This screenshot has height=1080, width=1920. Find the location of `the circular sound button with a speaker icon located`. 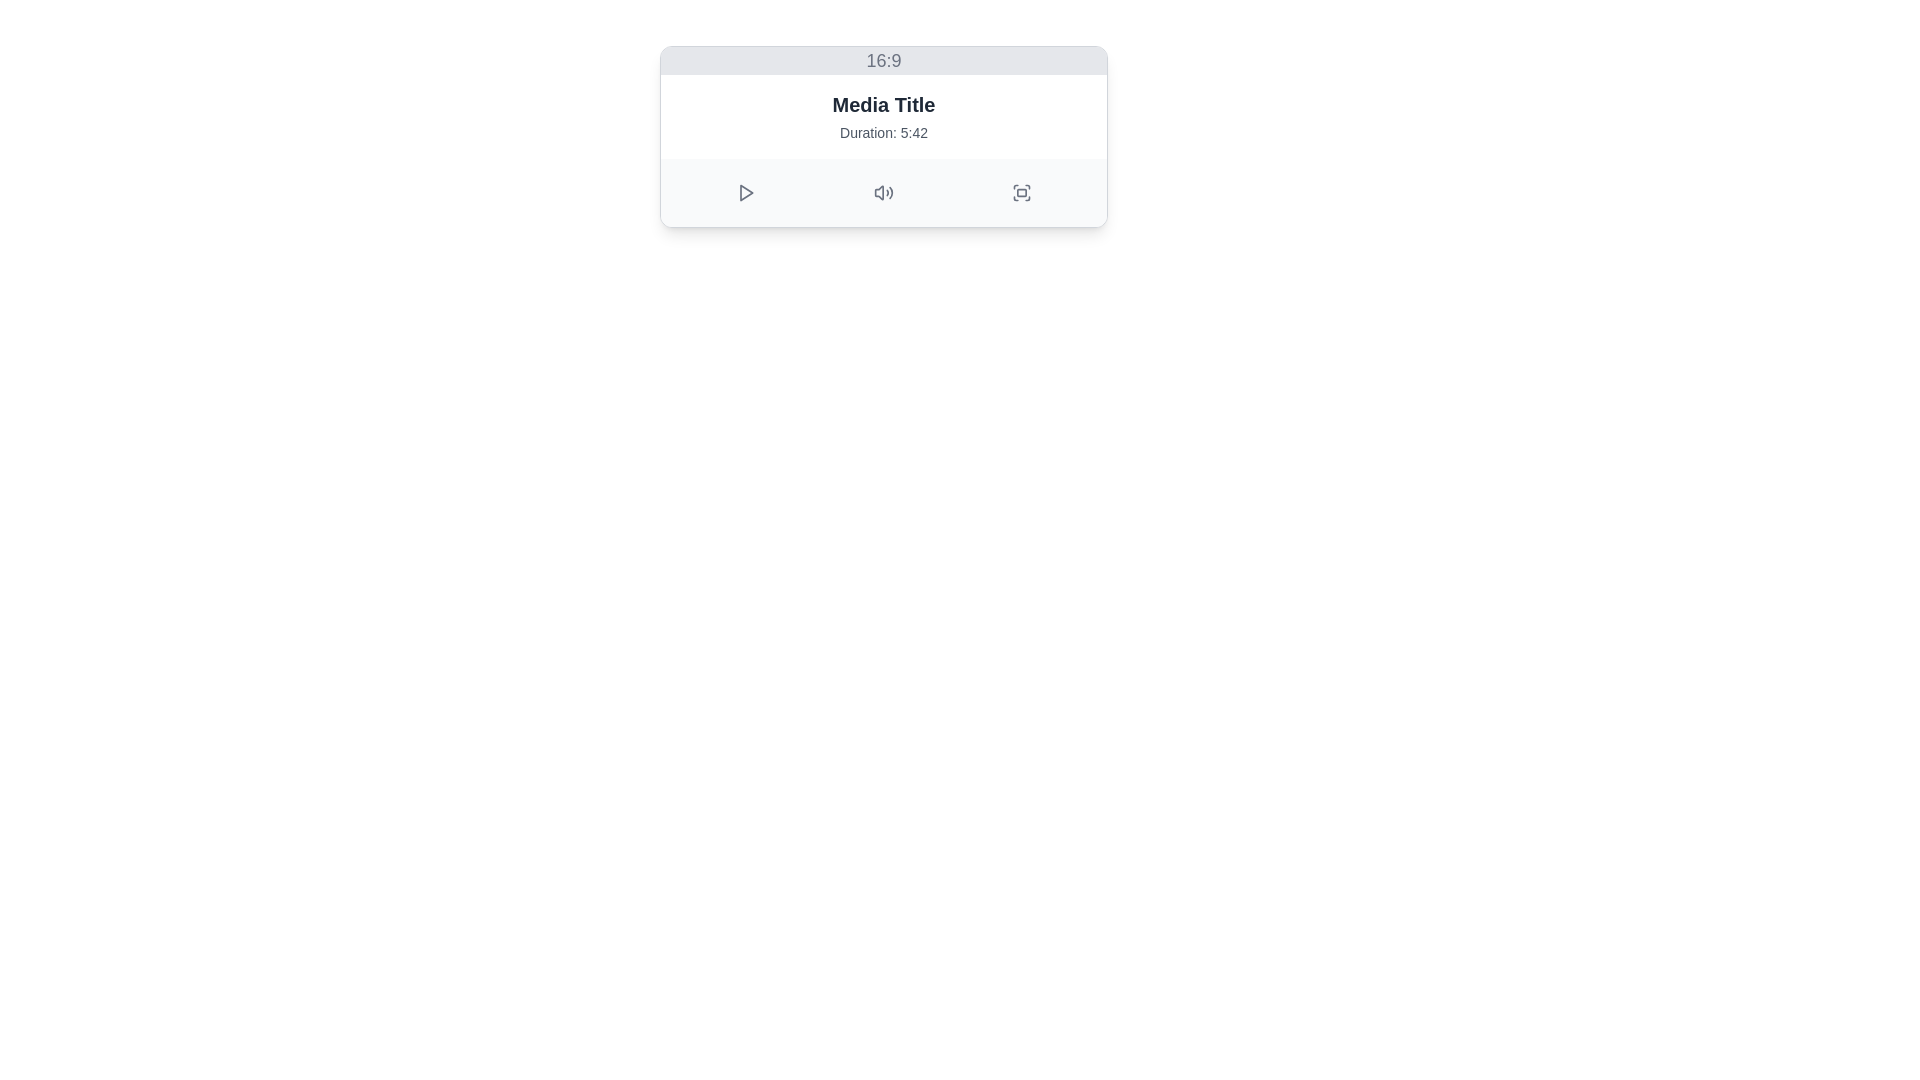

the circular sound button with a speaker icon located is located at coordinates (882, 192).